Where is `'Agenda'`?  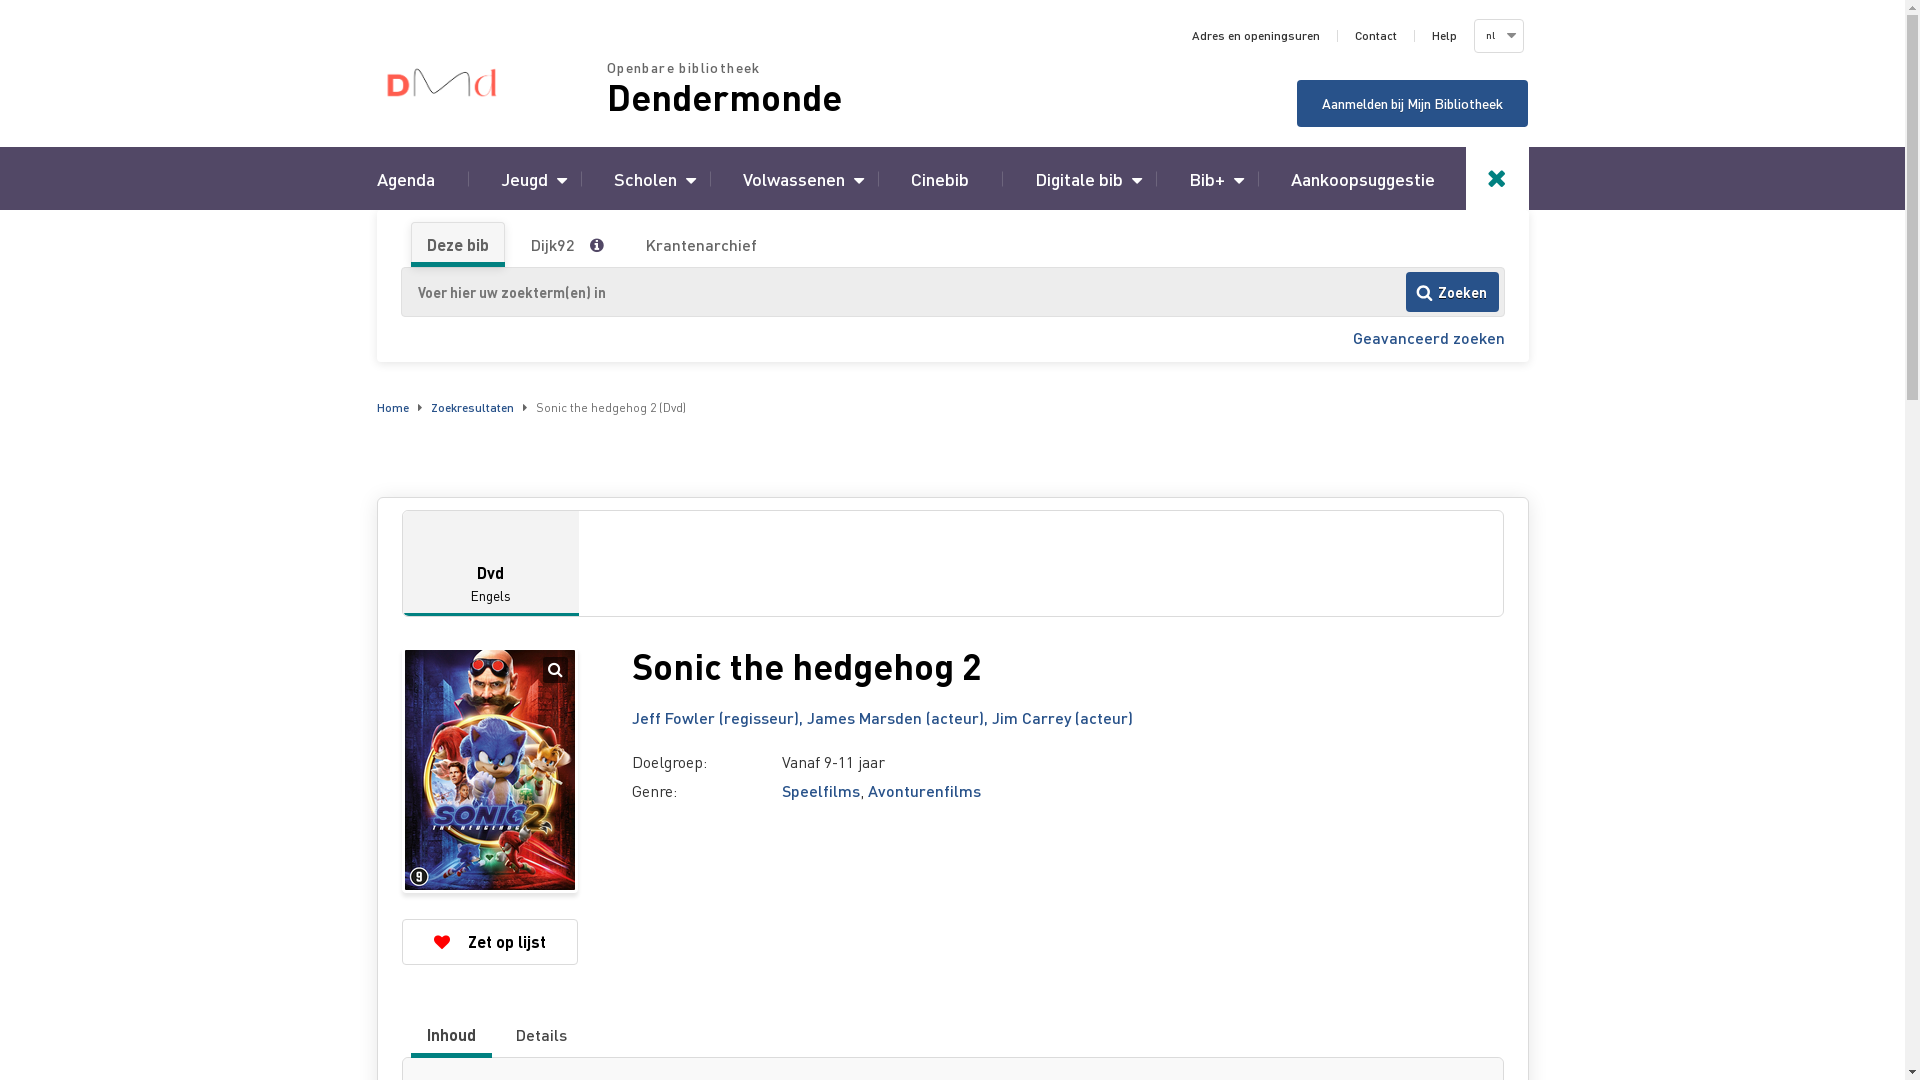
'Agenda' is located at coordinates (403, 177).